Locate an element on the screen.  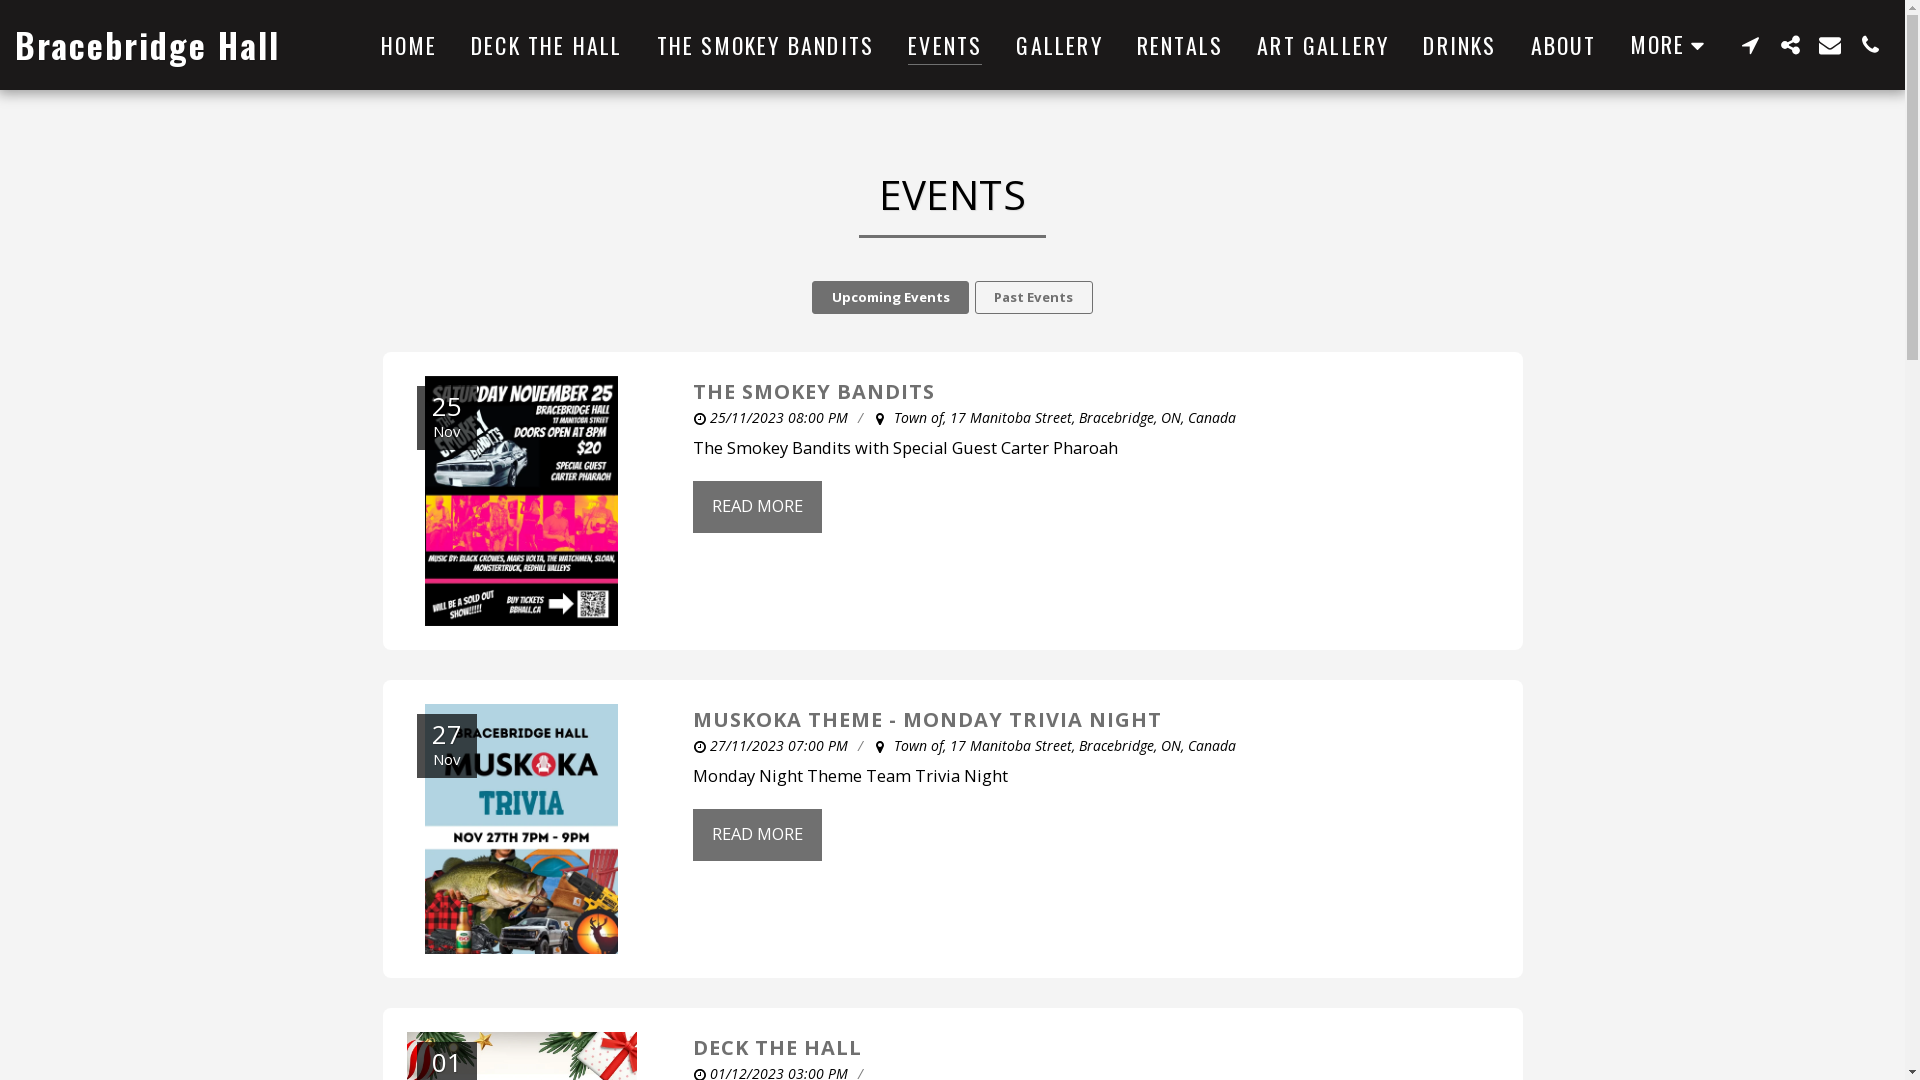
'Past Events' is located at coordinates (1033, 297).